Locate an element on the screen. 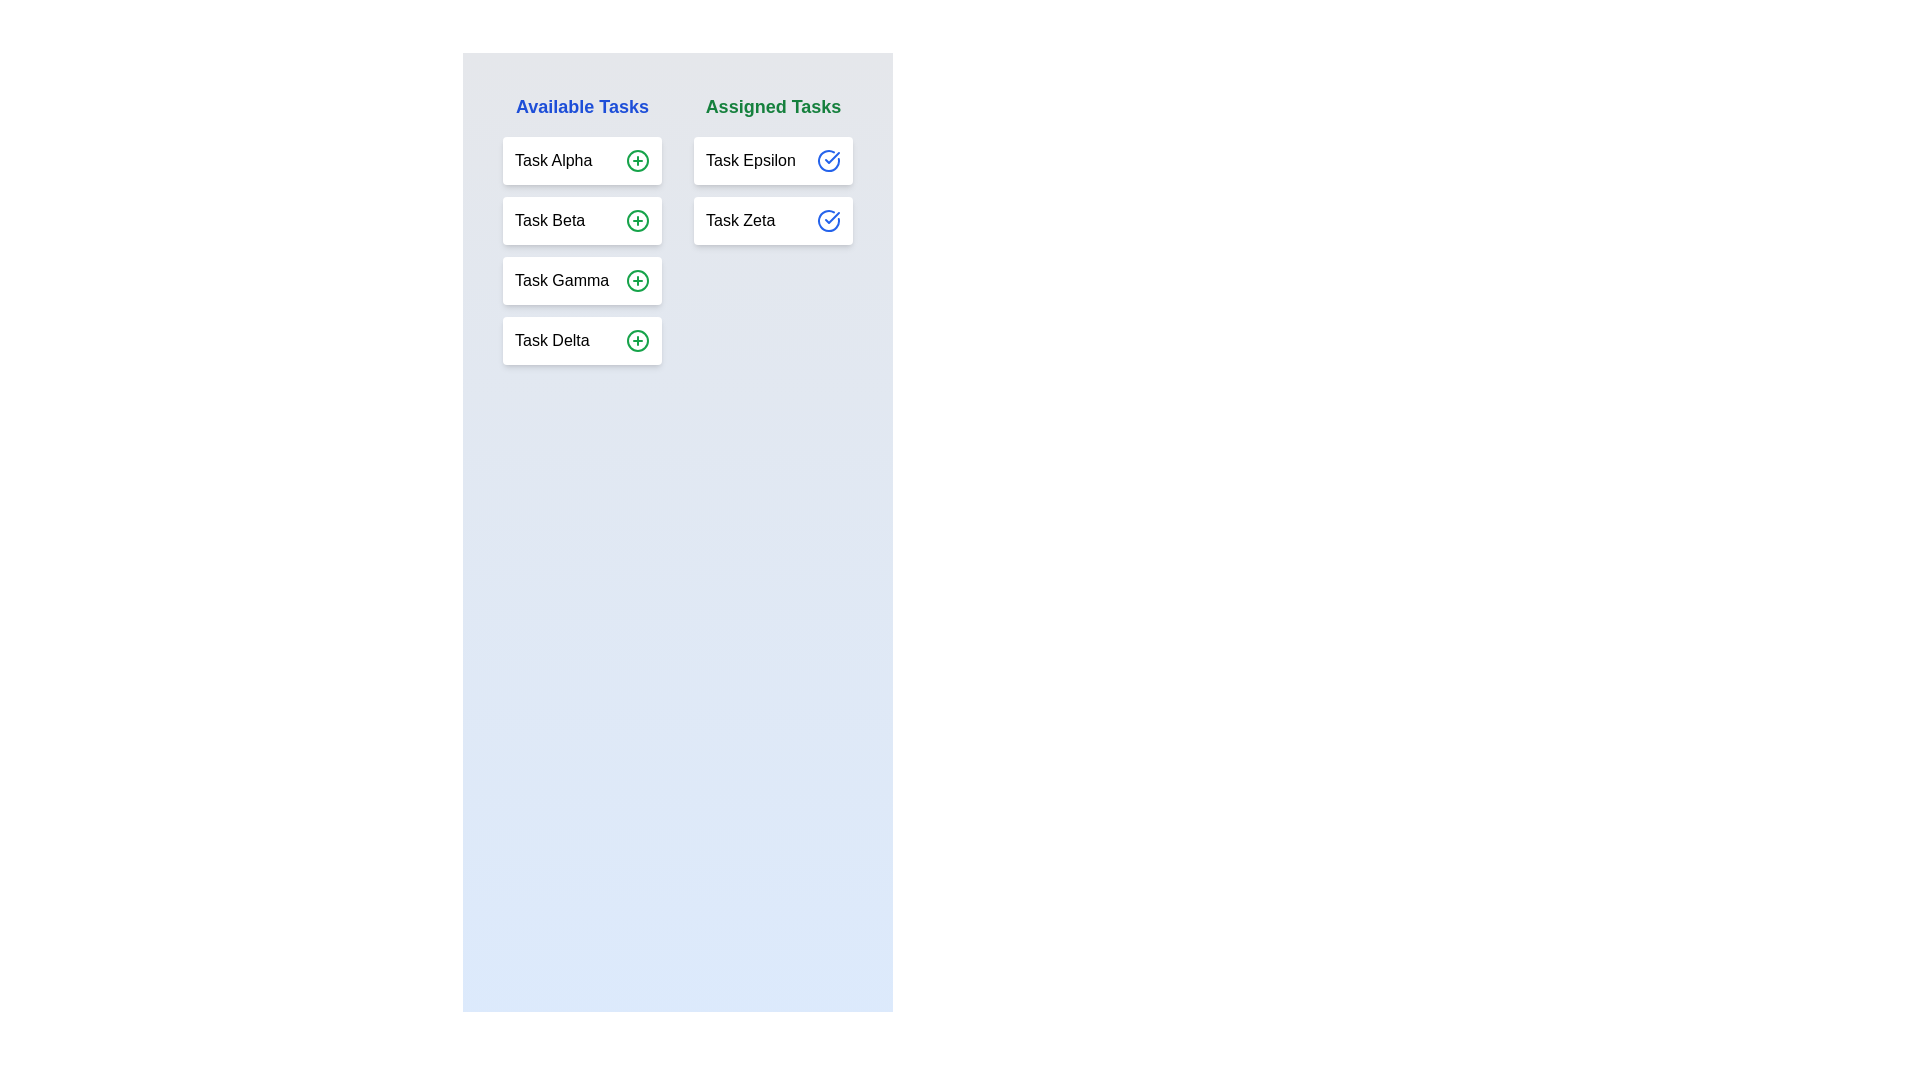 Image resolution: width=1920 pixels, height=1080 pixels. plus icon next to the task Task Alpha to assign it is located at coordinates (637, 160).